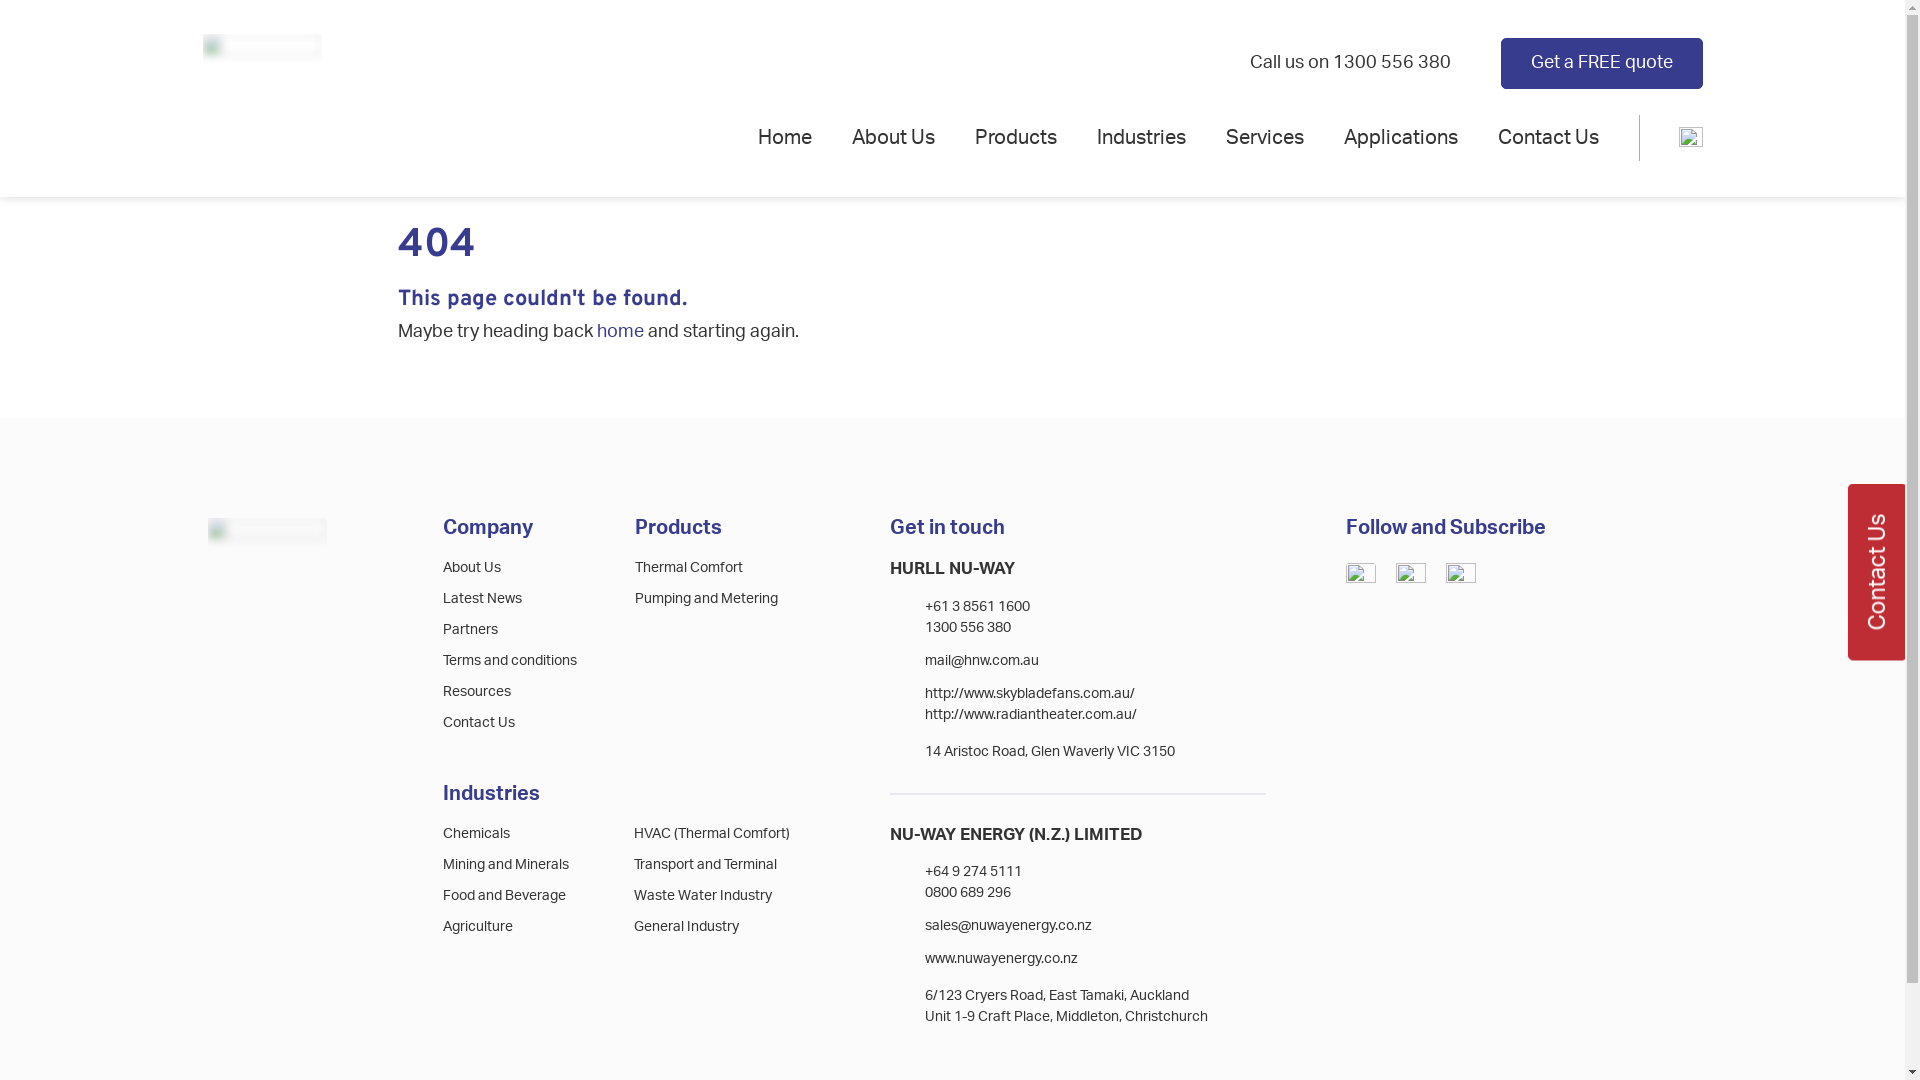  Describe the element at coordinates (1001, 958) in the screenshot. I see `'www.nuwayenergy.co.nz'` at that location.